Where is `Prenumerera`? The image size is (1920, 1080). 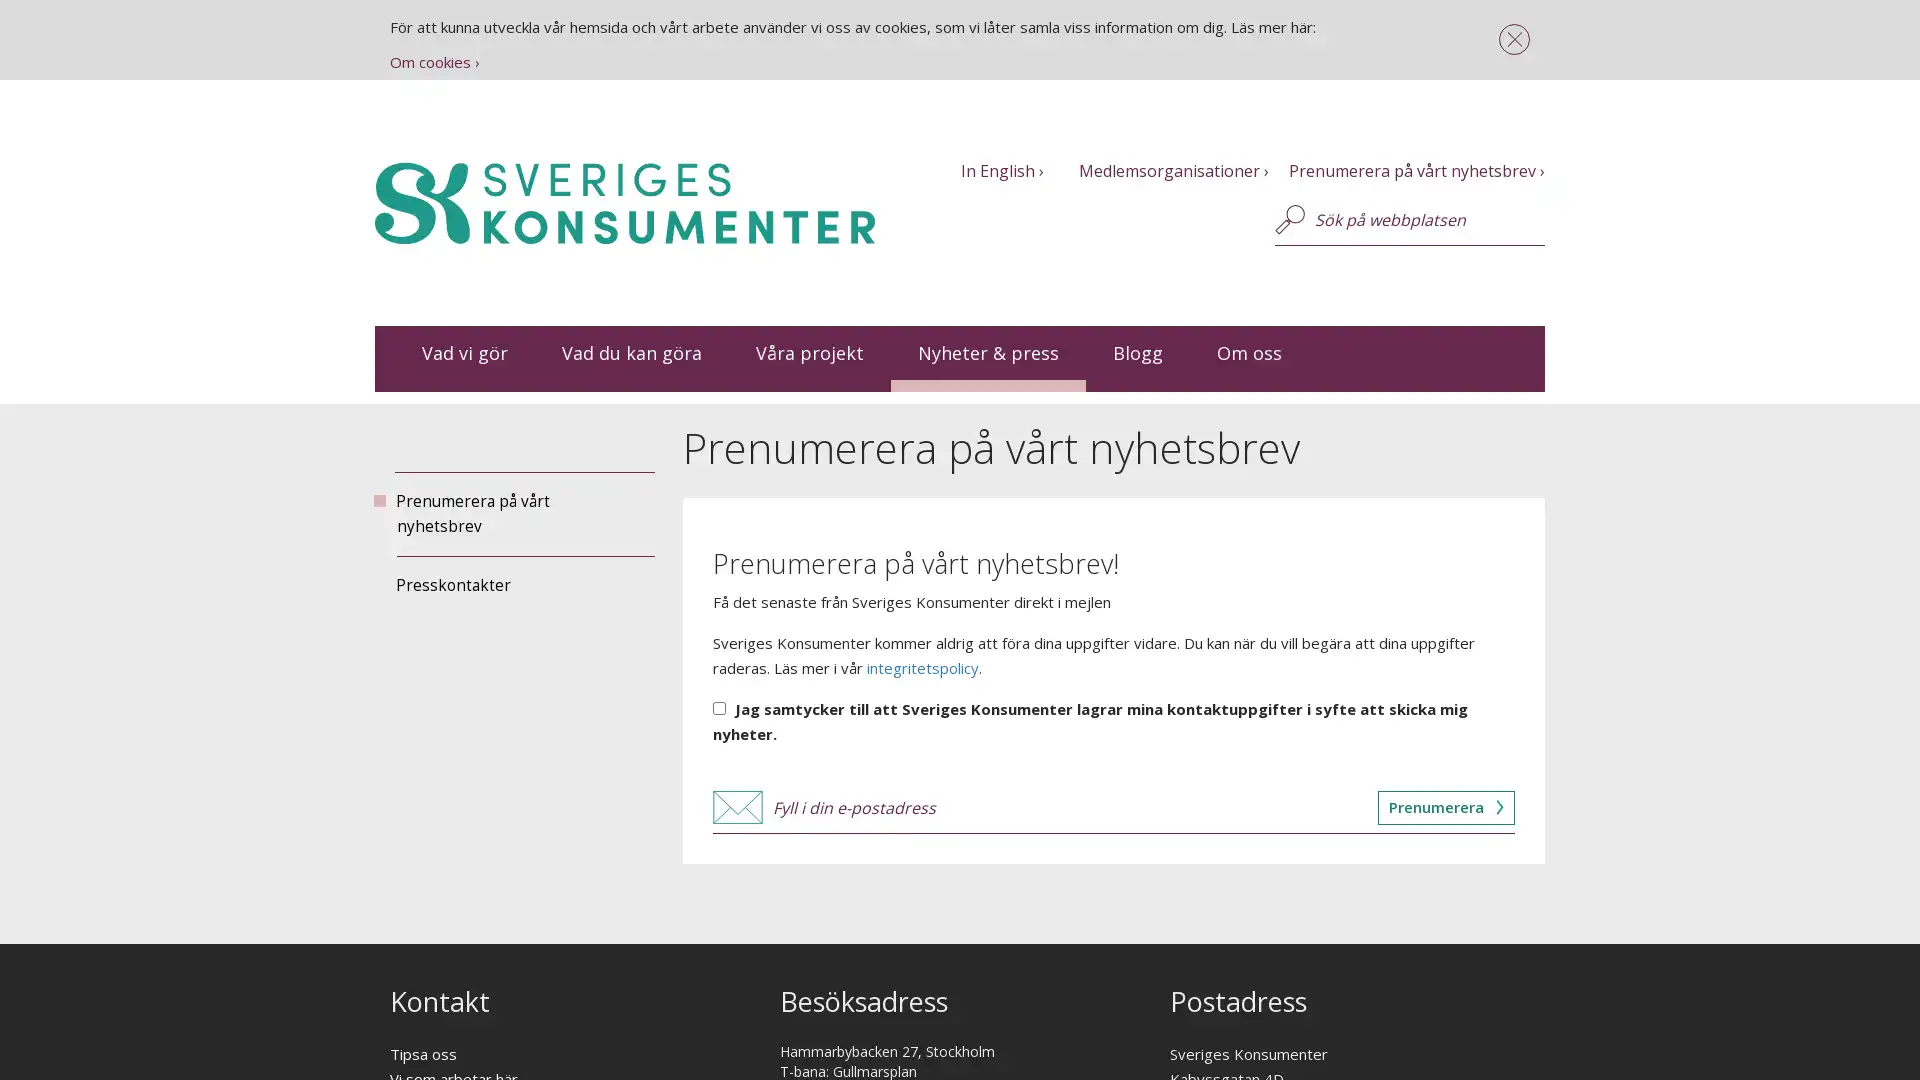
Prenumerera is located at coordinates (1446, 806).